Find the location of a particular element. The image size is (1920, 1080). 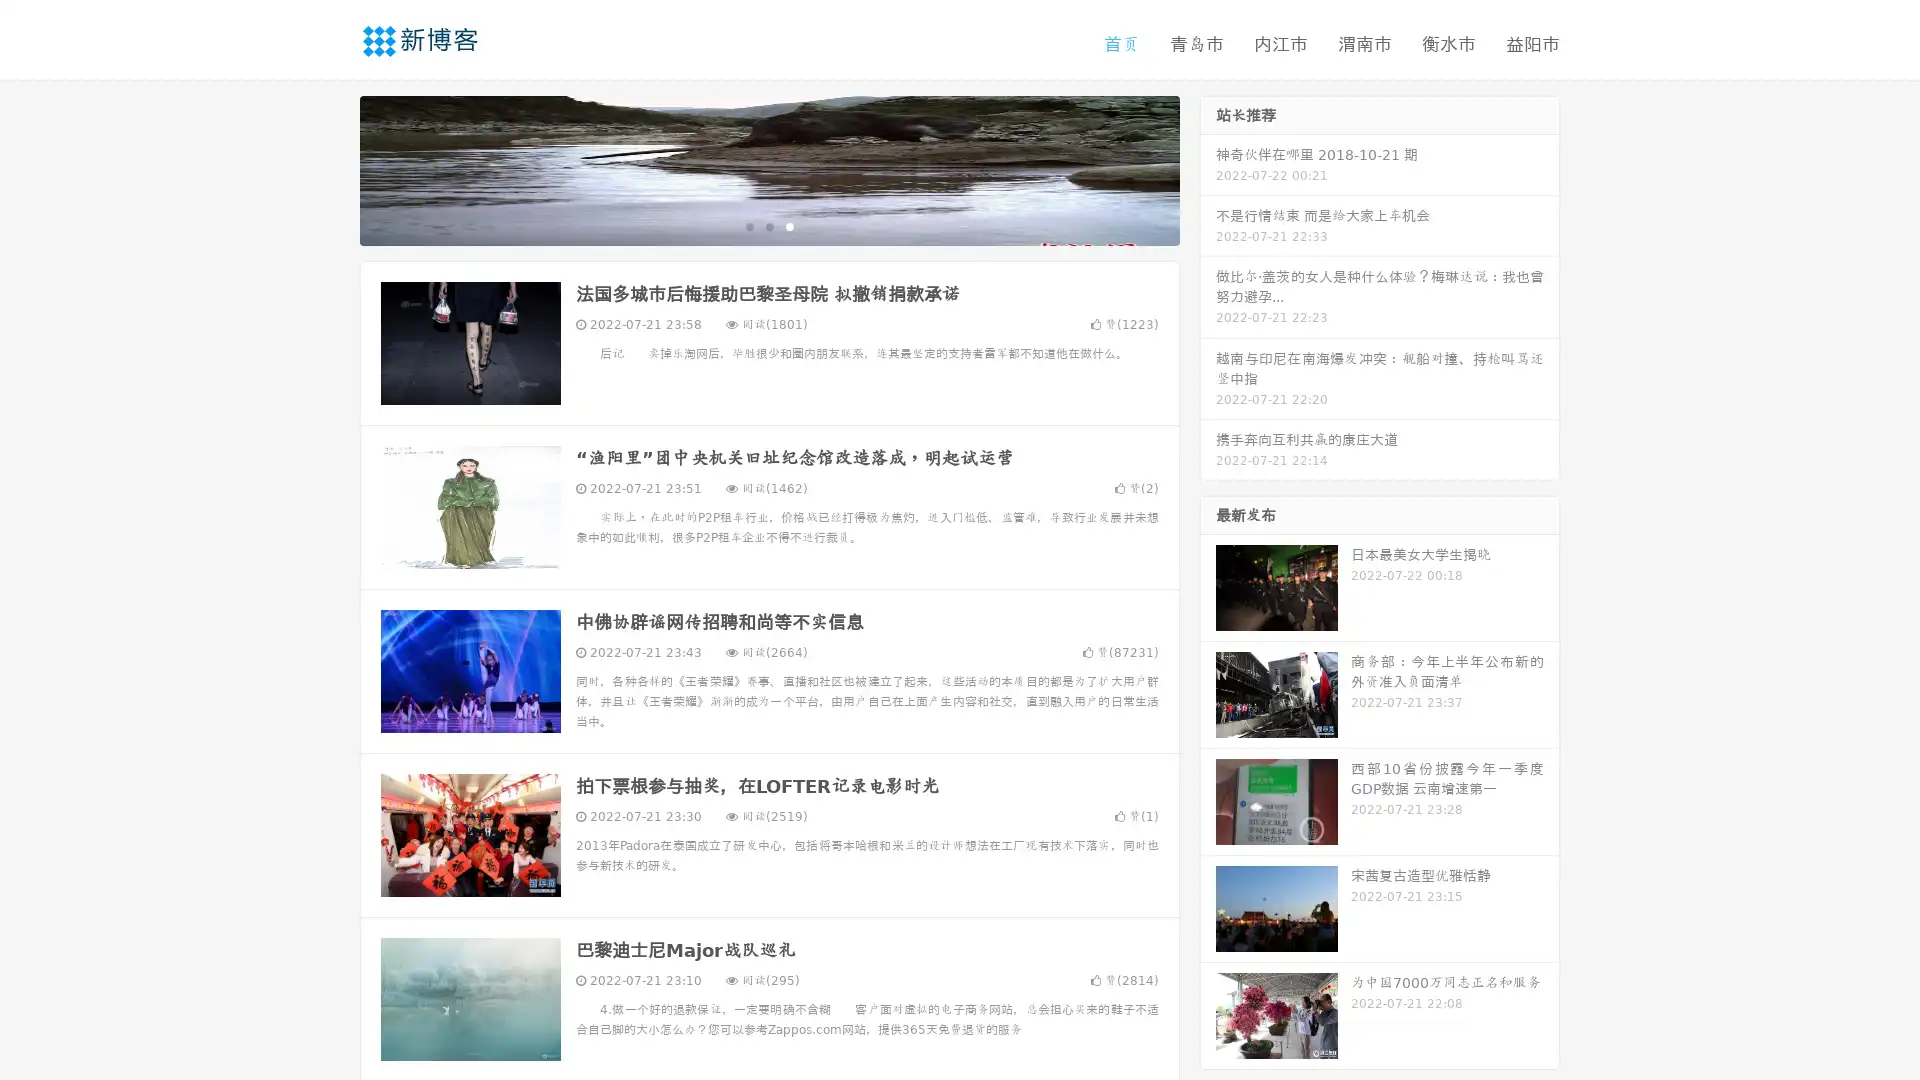

Go to slide 3 is located at coordinates (789, 225).